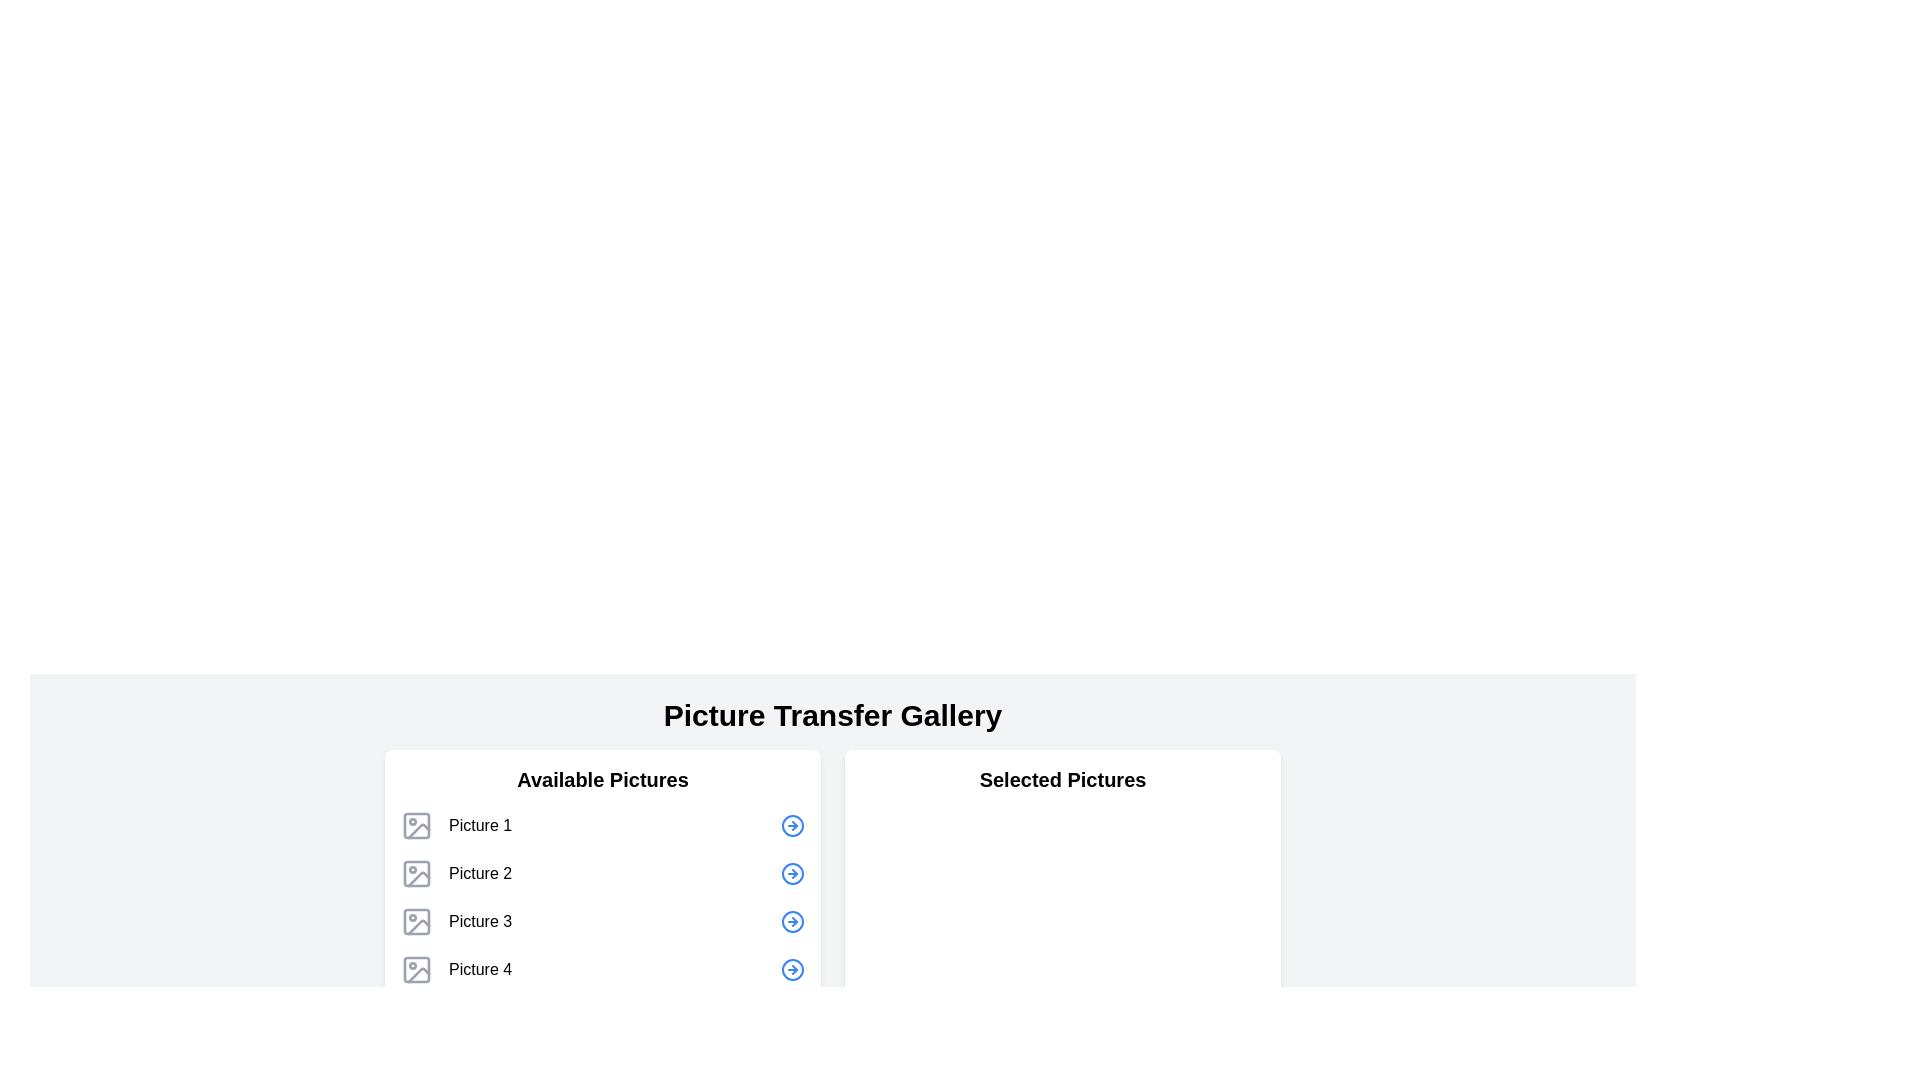  Describe the element at coordinates (416, 921) in the screenshot. I see `the Image icon labeled 'Picture 3', which is the third icon in a vertical list under the section header 'Available Pictures'` at that location.